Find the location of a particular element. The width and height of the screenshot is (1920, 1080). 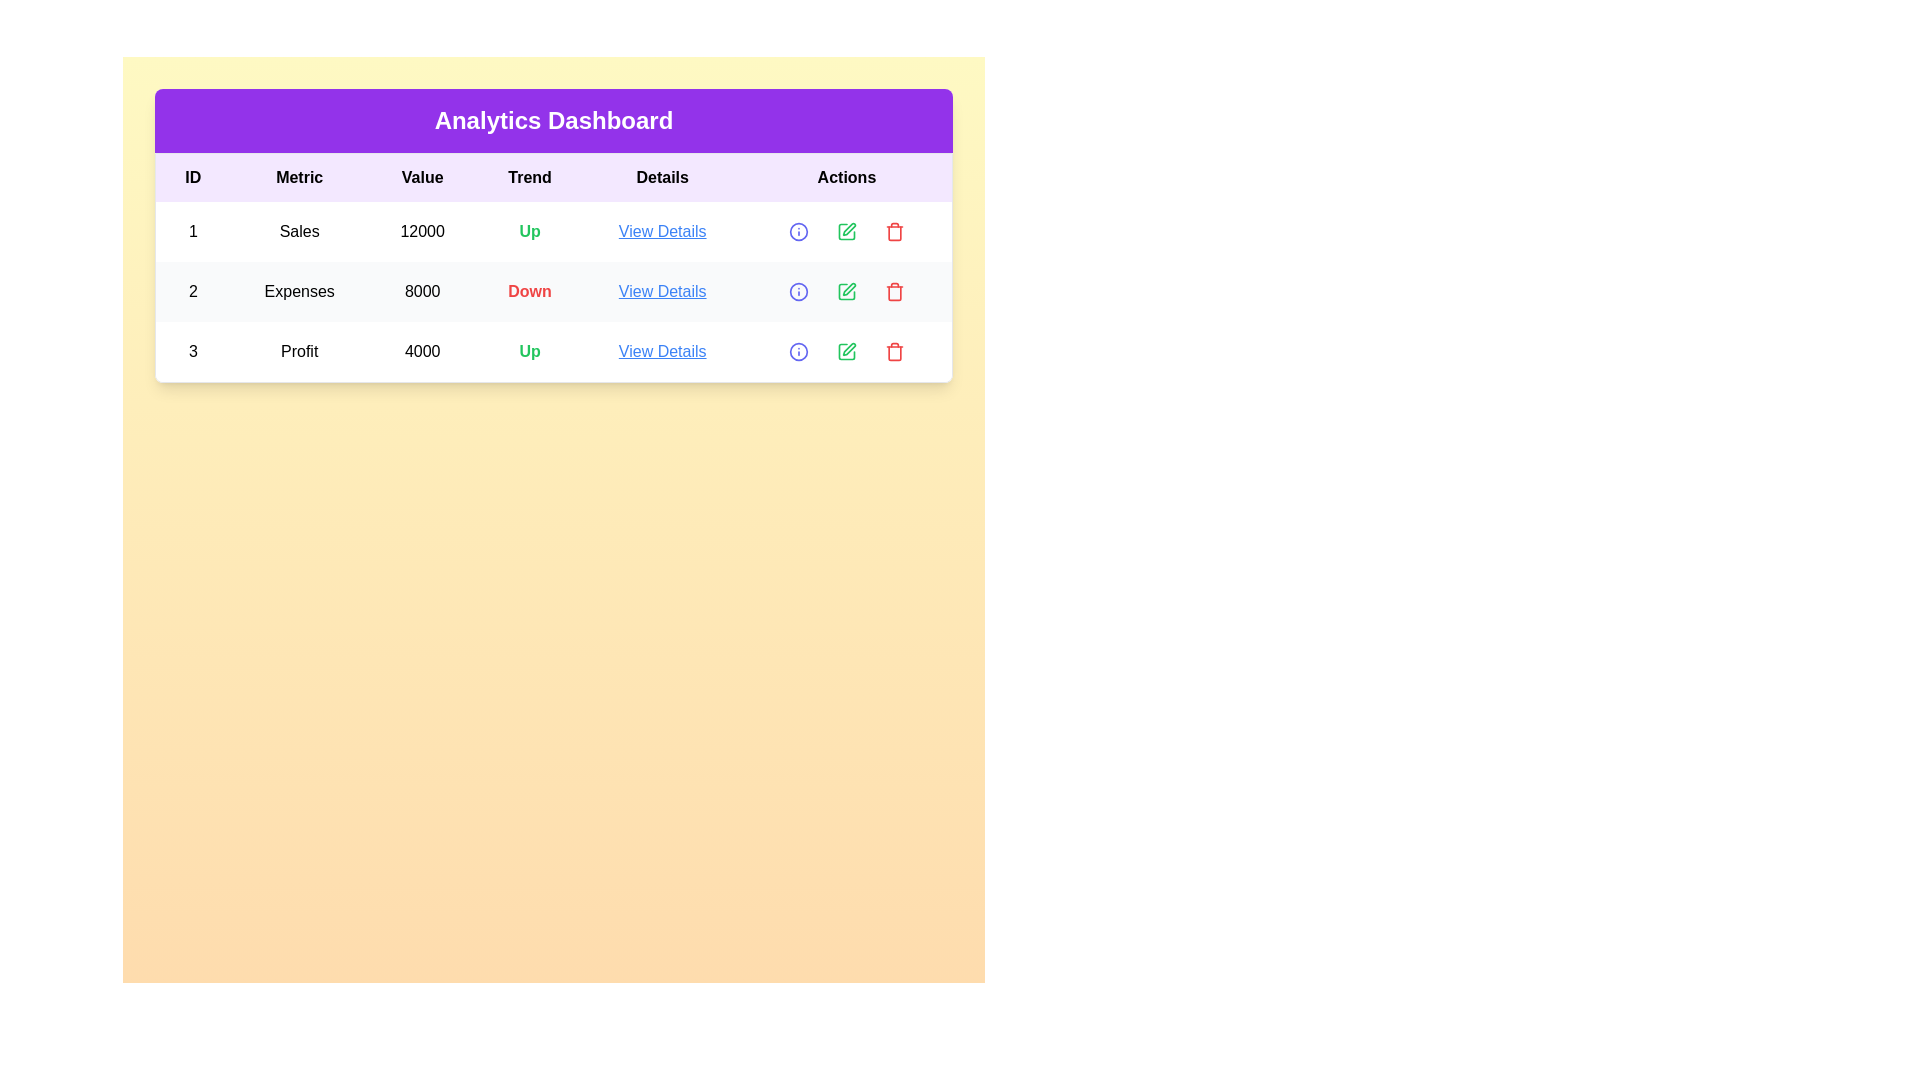

the edit icon styled with thin green stroke lines located in the 'Actions' column of the second row in the 'Analytics Dashboard' table to initiate an edit action is located at coordinates (846, 292).